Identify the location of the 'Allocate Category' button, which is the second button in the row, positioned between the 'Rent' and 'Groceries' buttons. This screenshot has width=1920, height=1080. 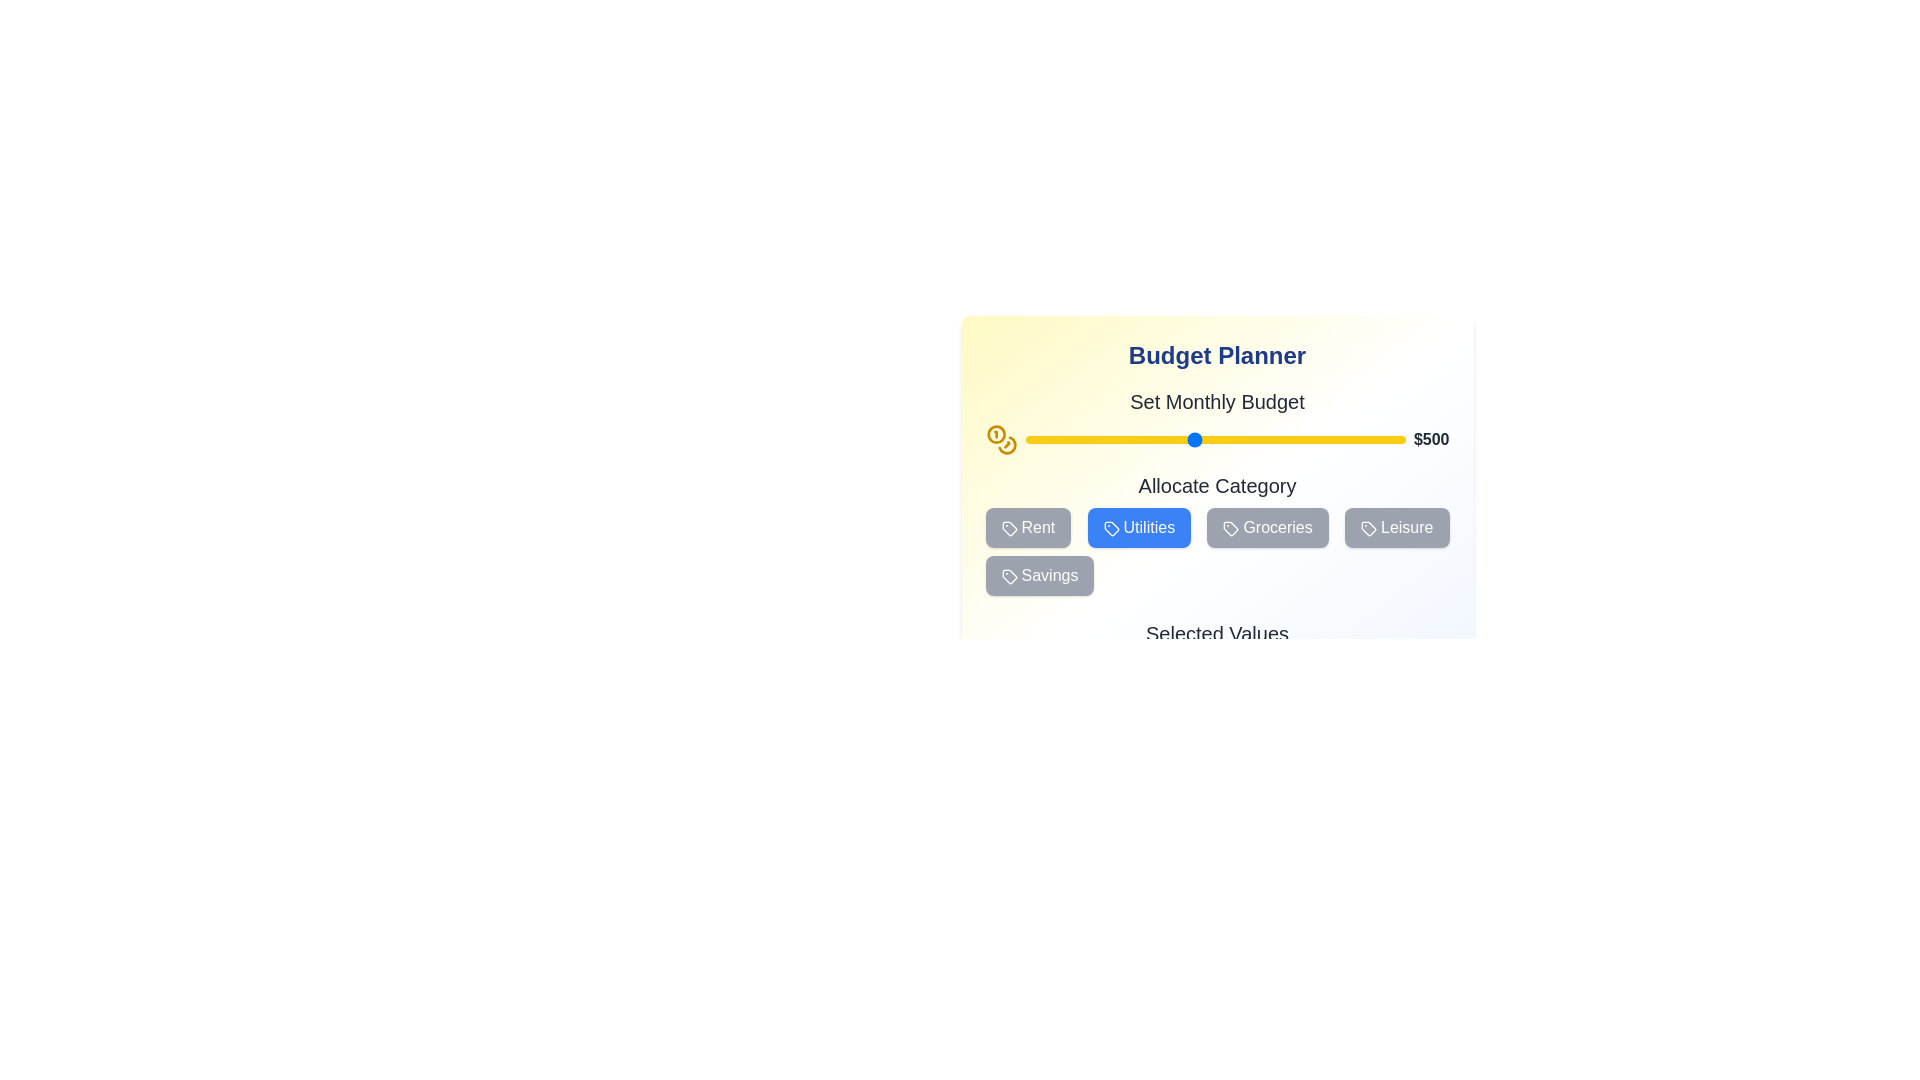
(1139, 527).